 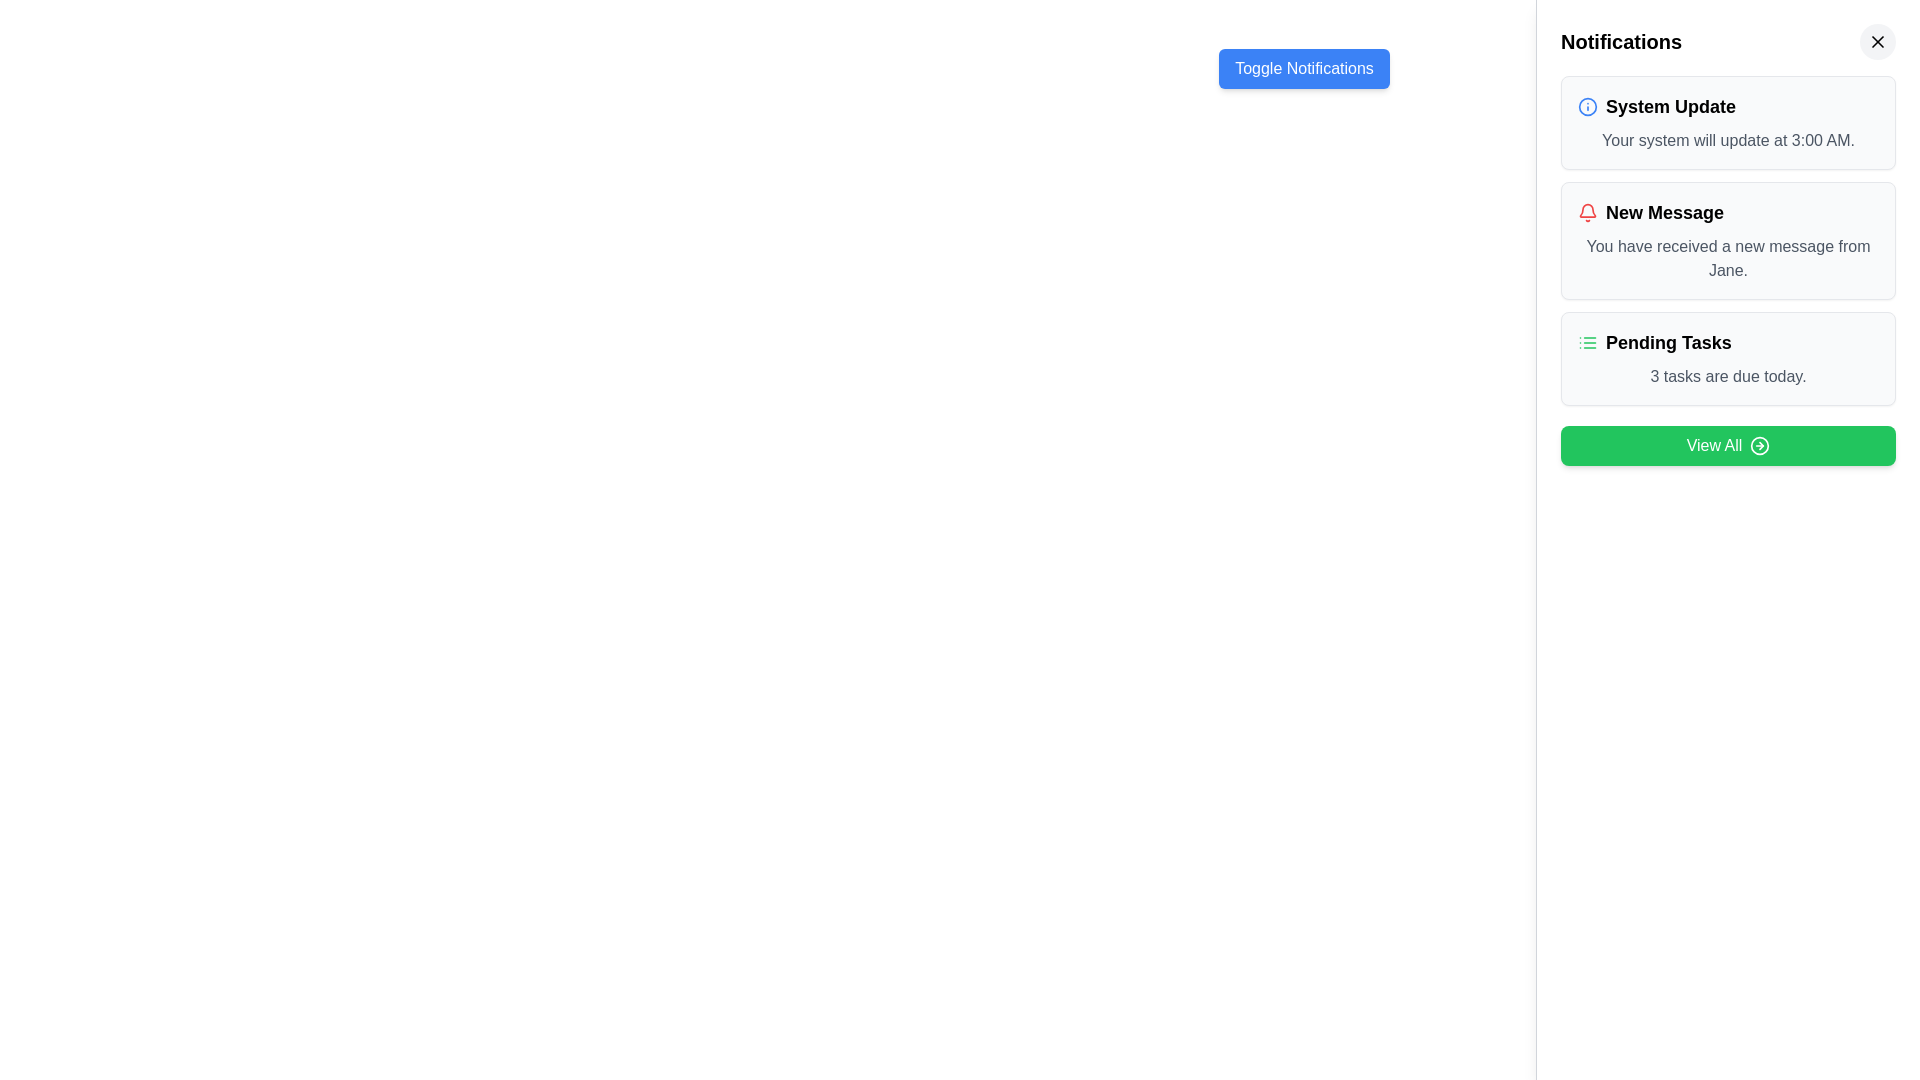 I want to click on the SVG Circle that serves as the outline for the information icon beside the 'System Update' notification, so click(x=1587, y=107).